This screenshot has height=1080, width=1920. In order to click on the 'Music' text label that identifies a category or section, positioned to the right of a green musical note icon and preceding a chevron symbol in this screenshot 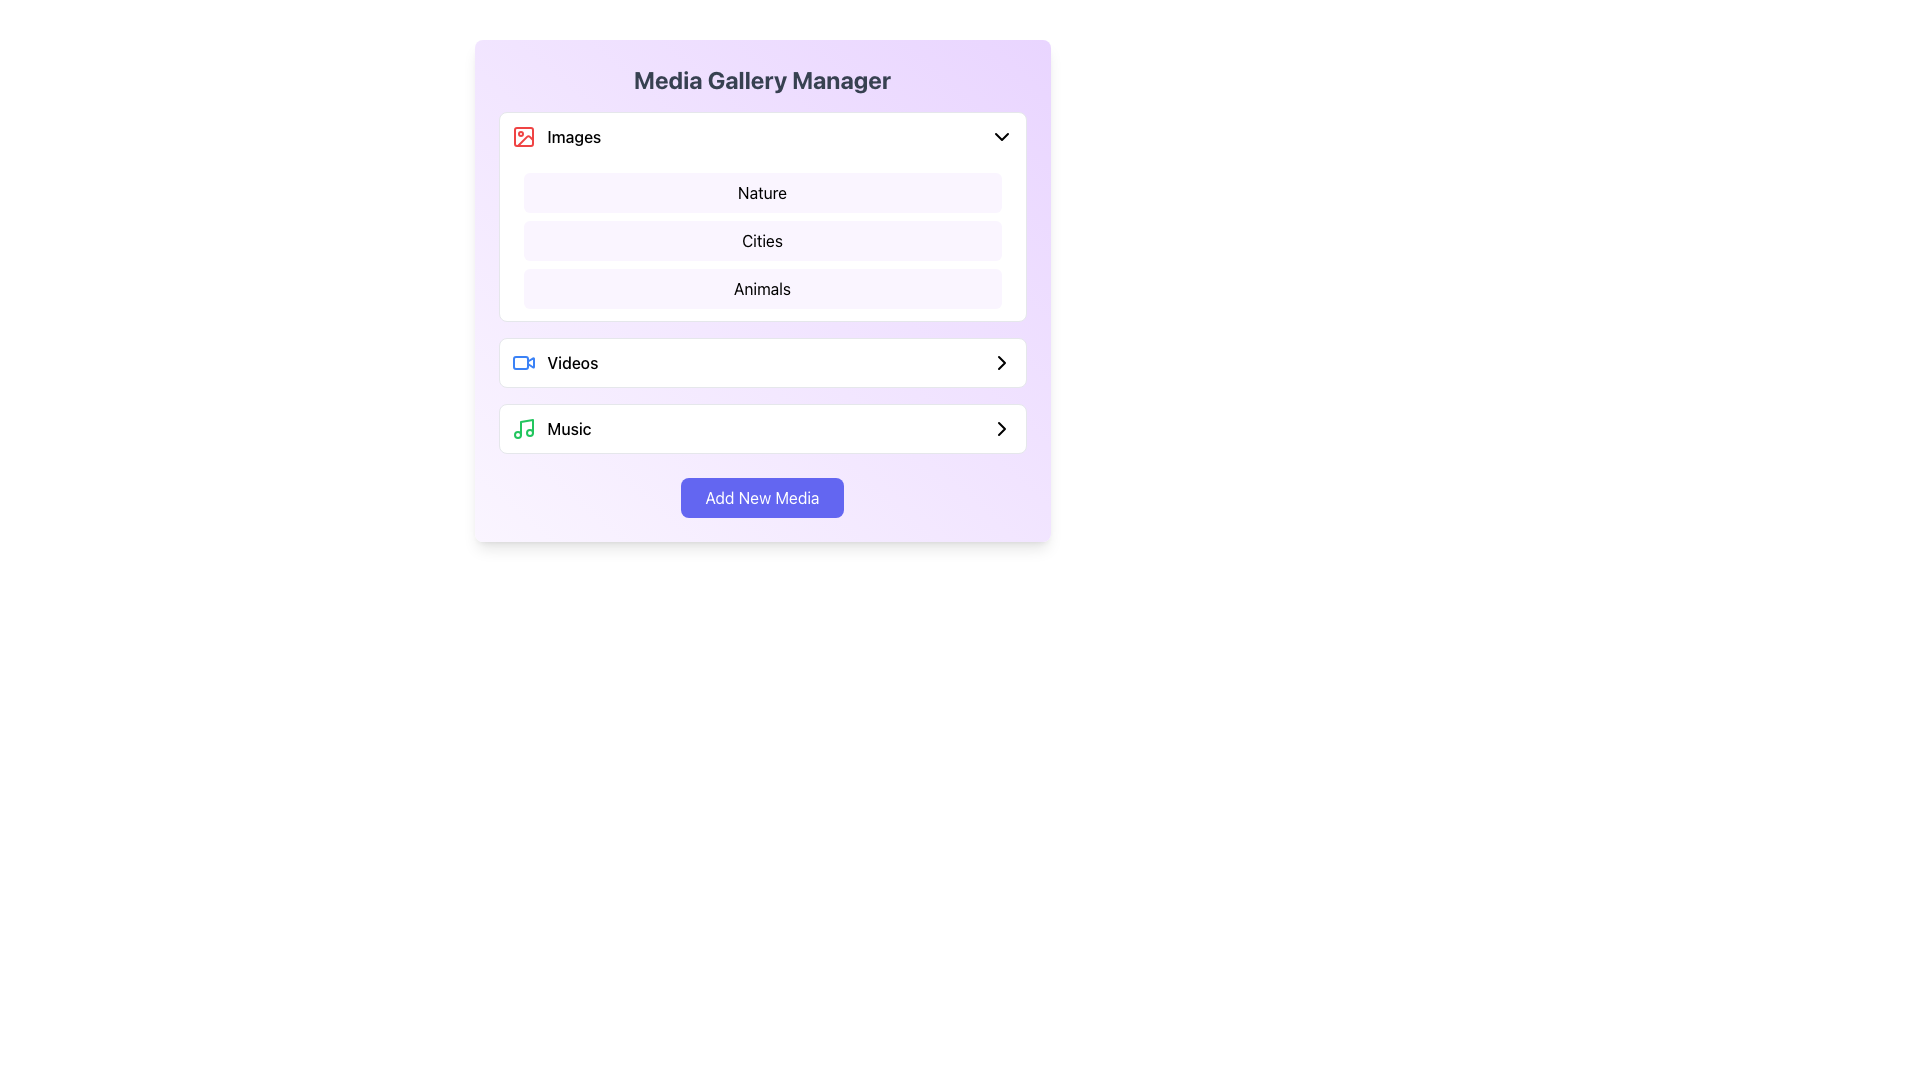, I will do `click(551, 427)`.